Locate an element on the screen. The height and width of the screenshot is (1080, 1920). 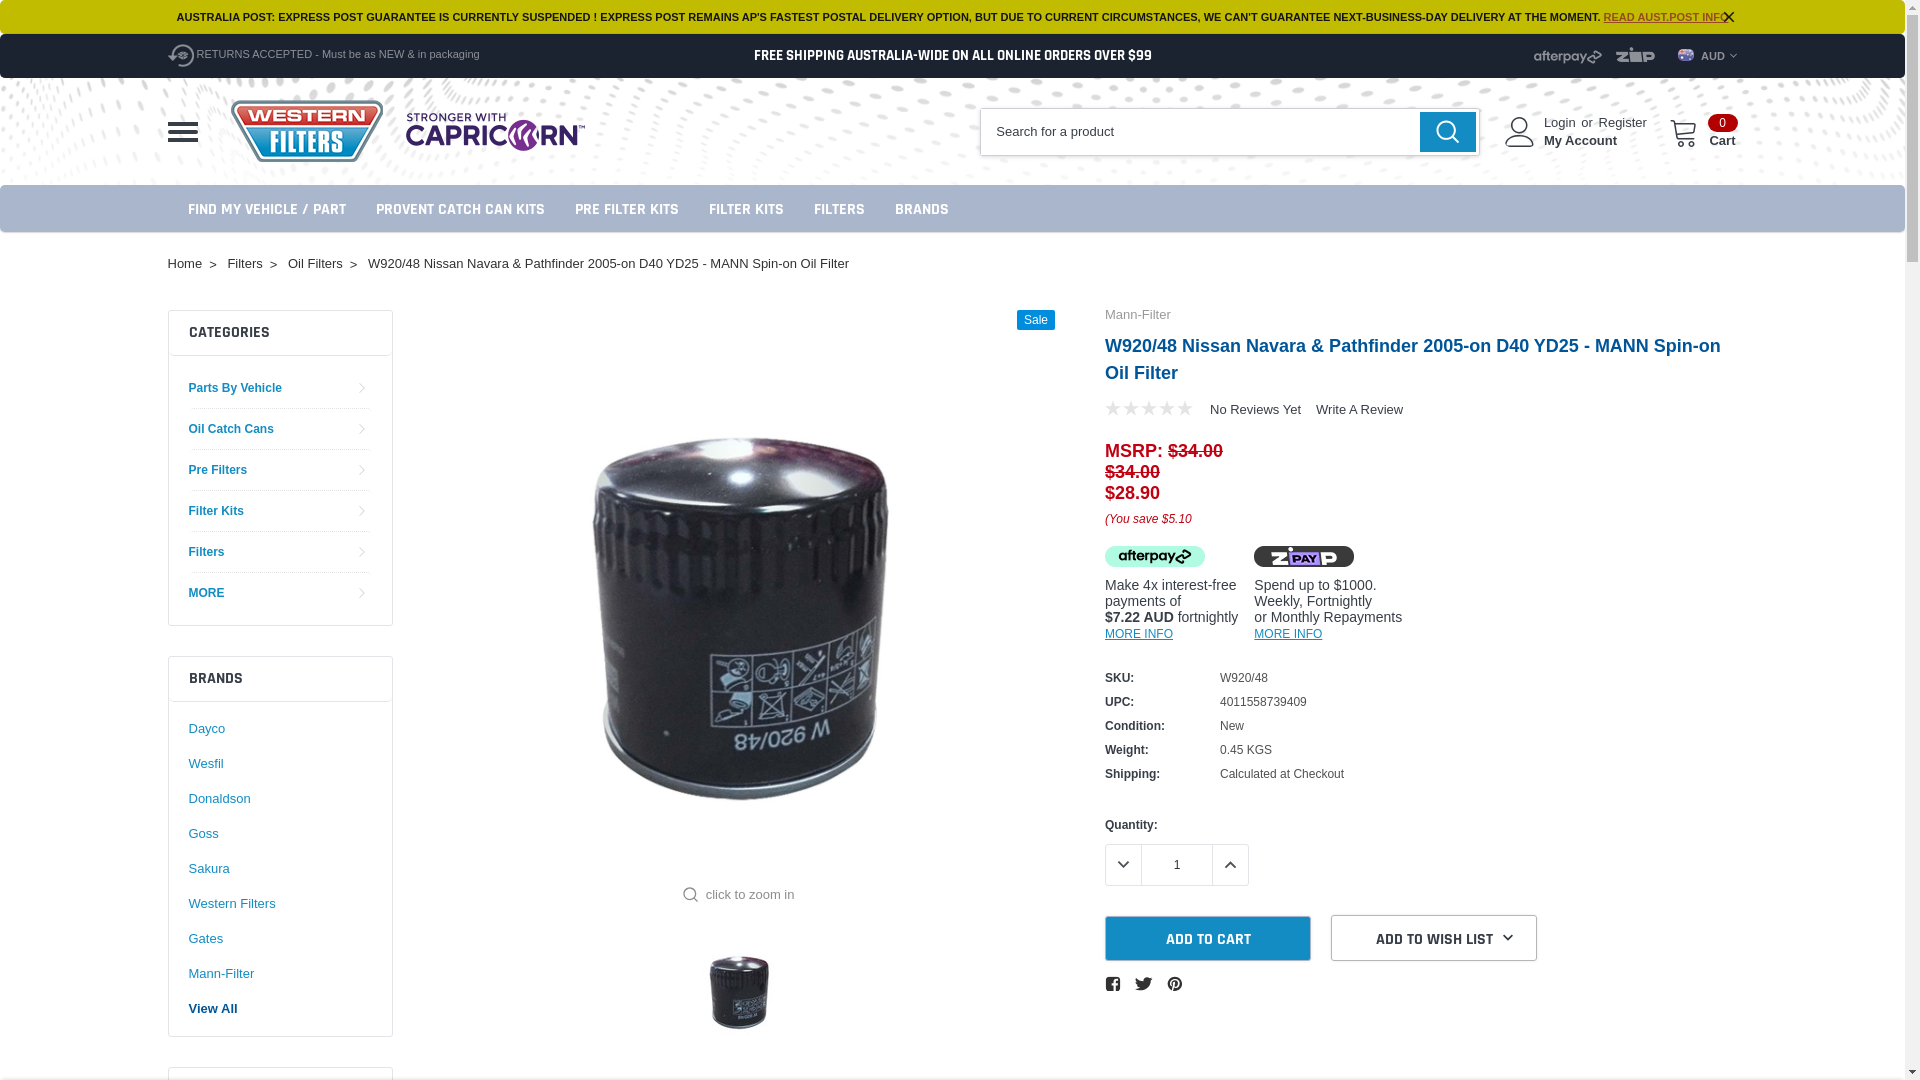
'ADD TO WISH LIST' is located at coordinates (1330, 937).